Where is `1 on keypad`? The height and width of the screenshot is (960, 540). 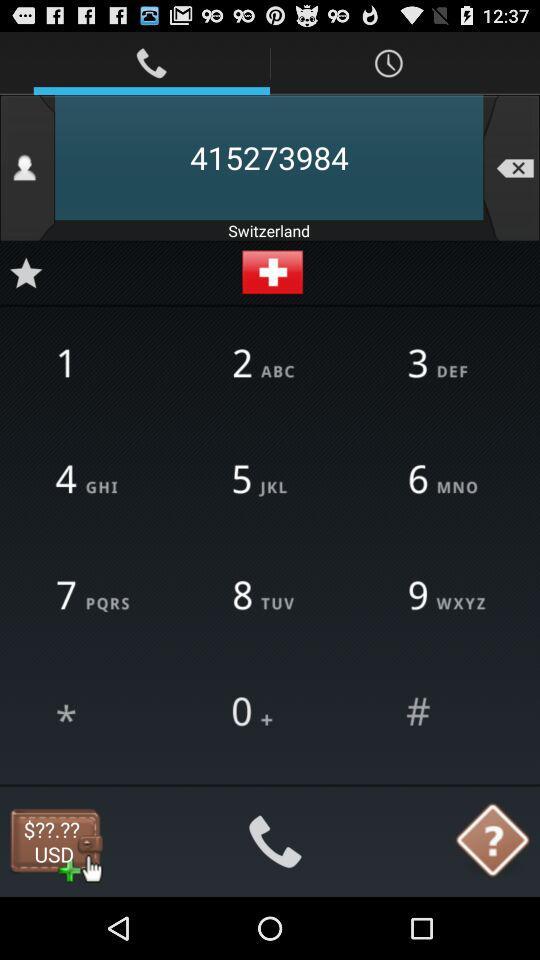
1 on keypad is located at coordinates (93, 363).